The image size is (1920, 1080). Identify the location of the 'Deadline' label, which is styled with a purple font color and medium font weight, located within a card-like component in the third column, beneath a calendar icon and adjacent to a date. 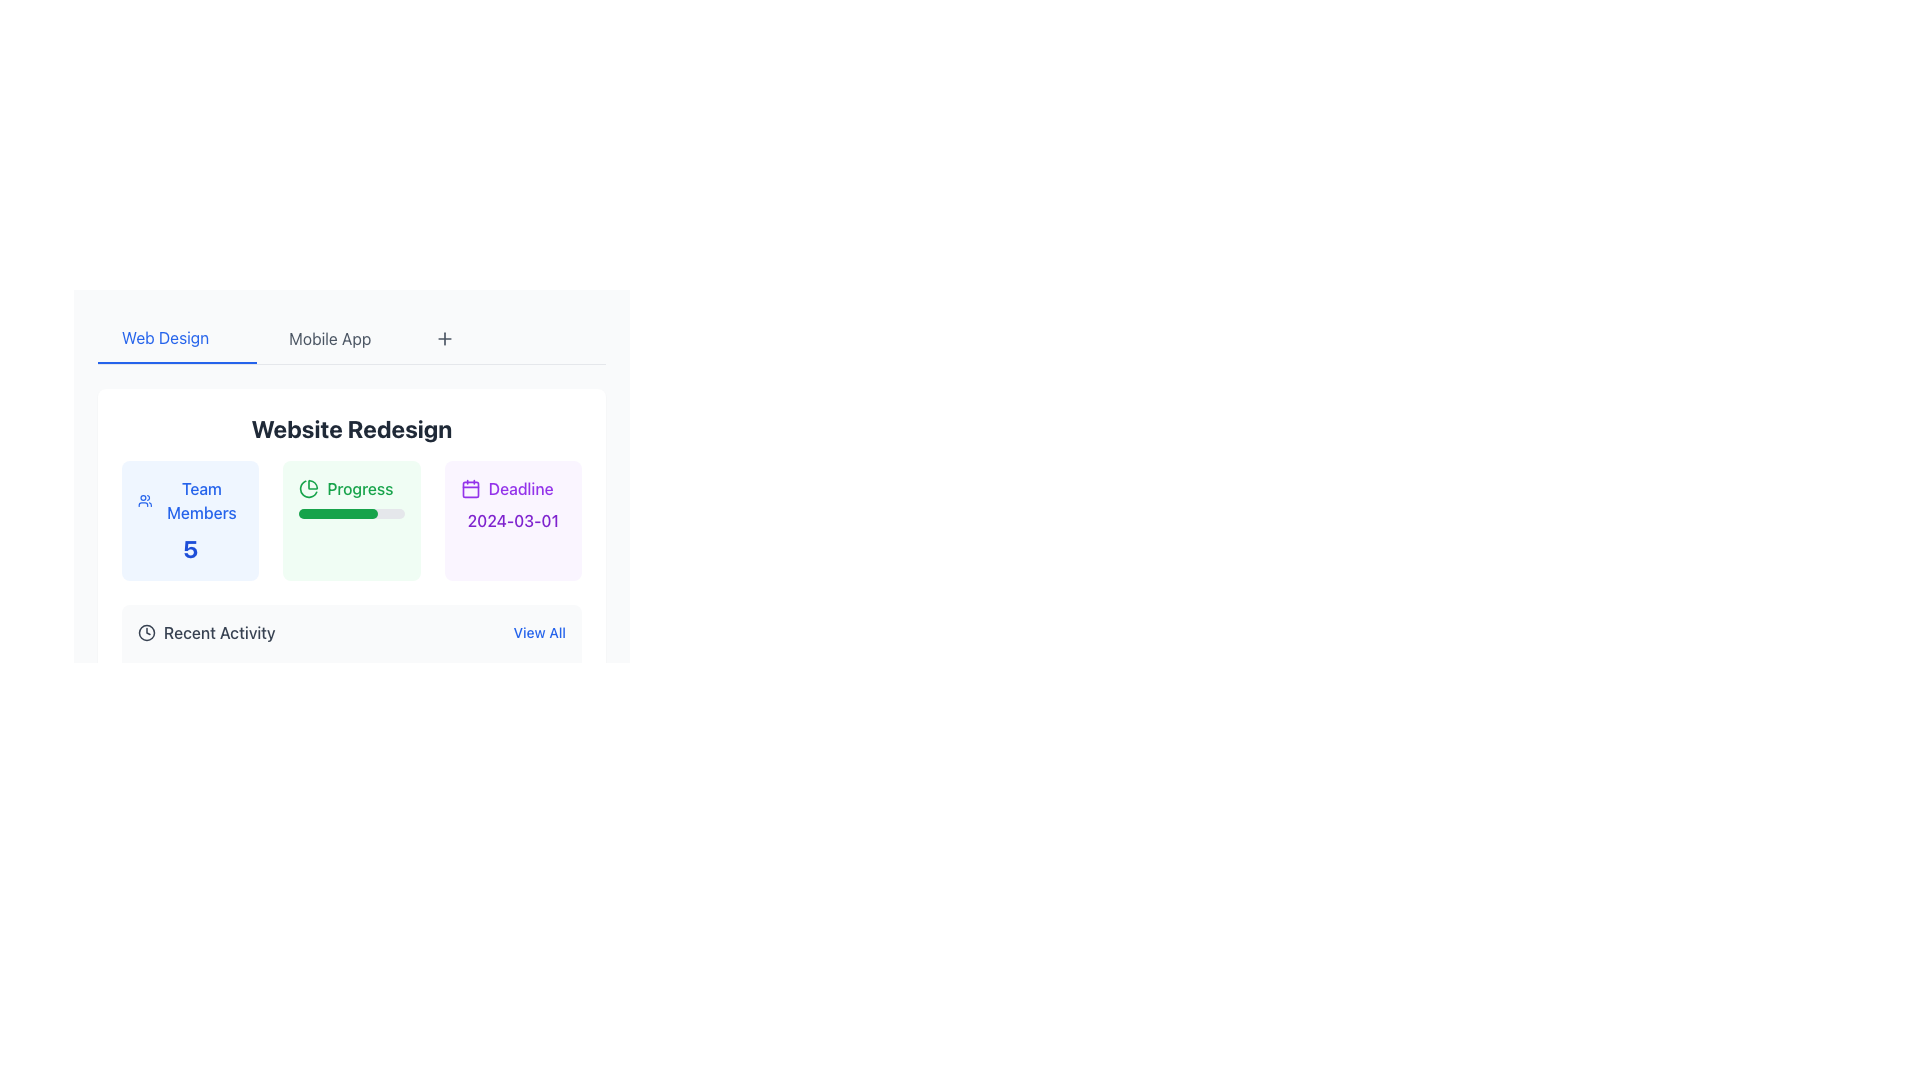
(521, 489).